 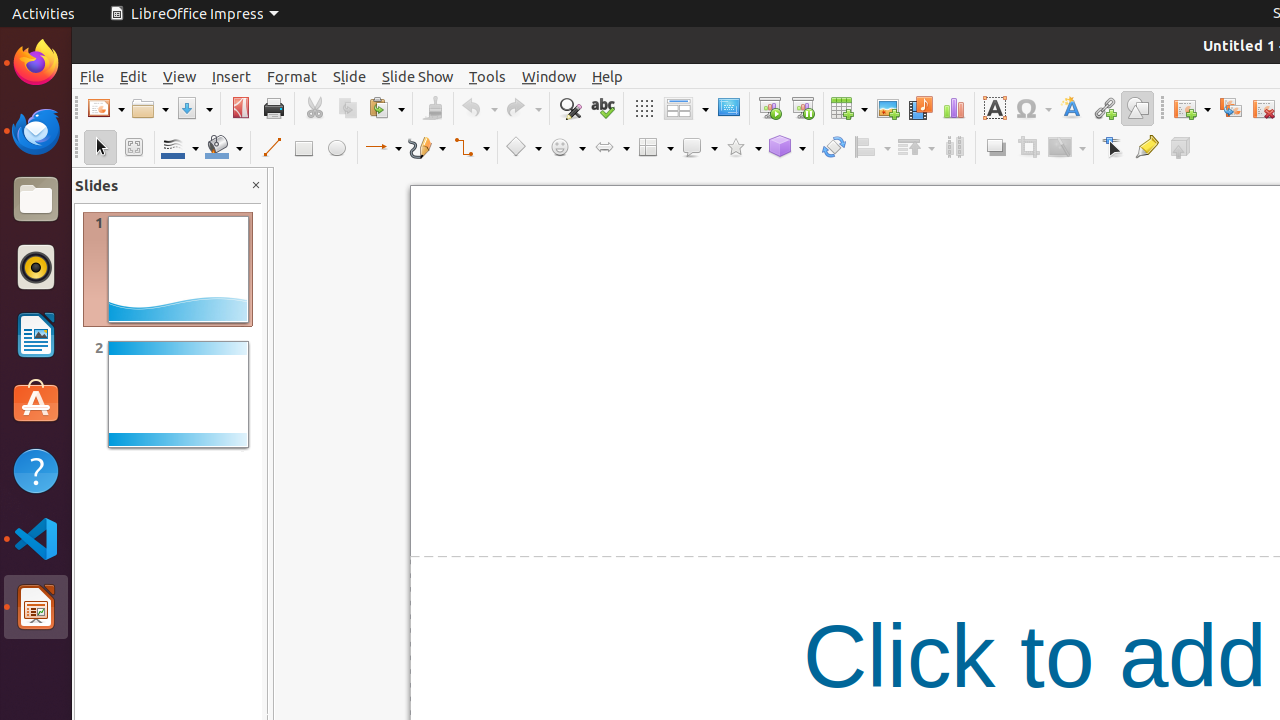 I want to click on 'Crop', so click(x=1028, y=146).